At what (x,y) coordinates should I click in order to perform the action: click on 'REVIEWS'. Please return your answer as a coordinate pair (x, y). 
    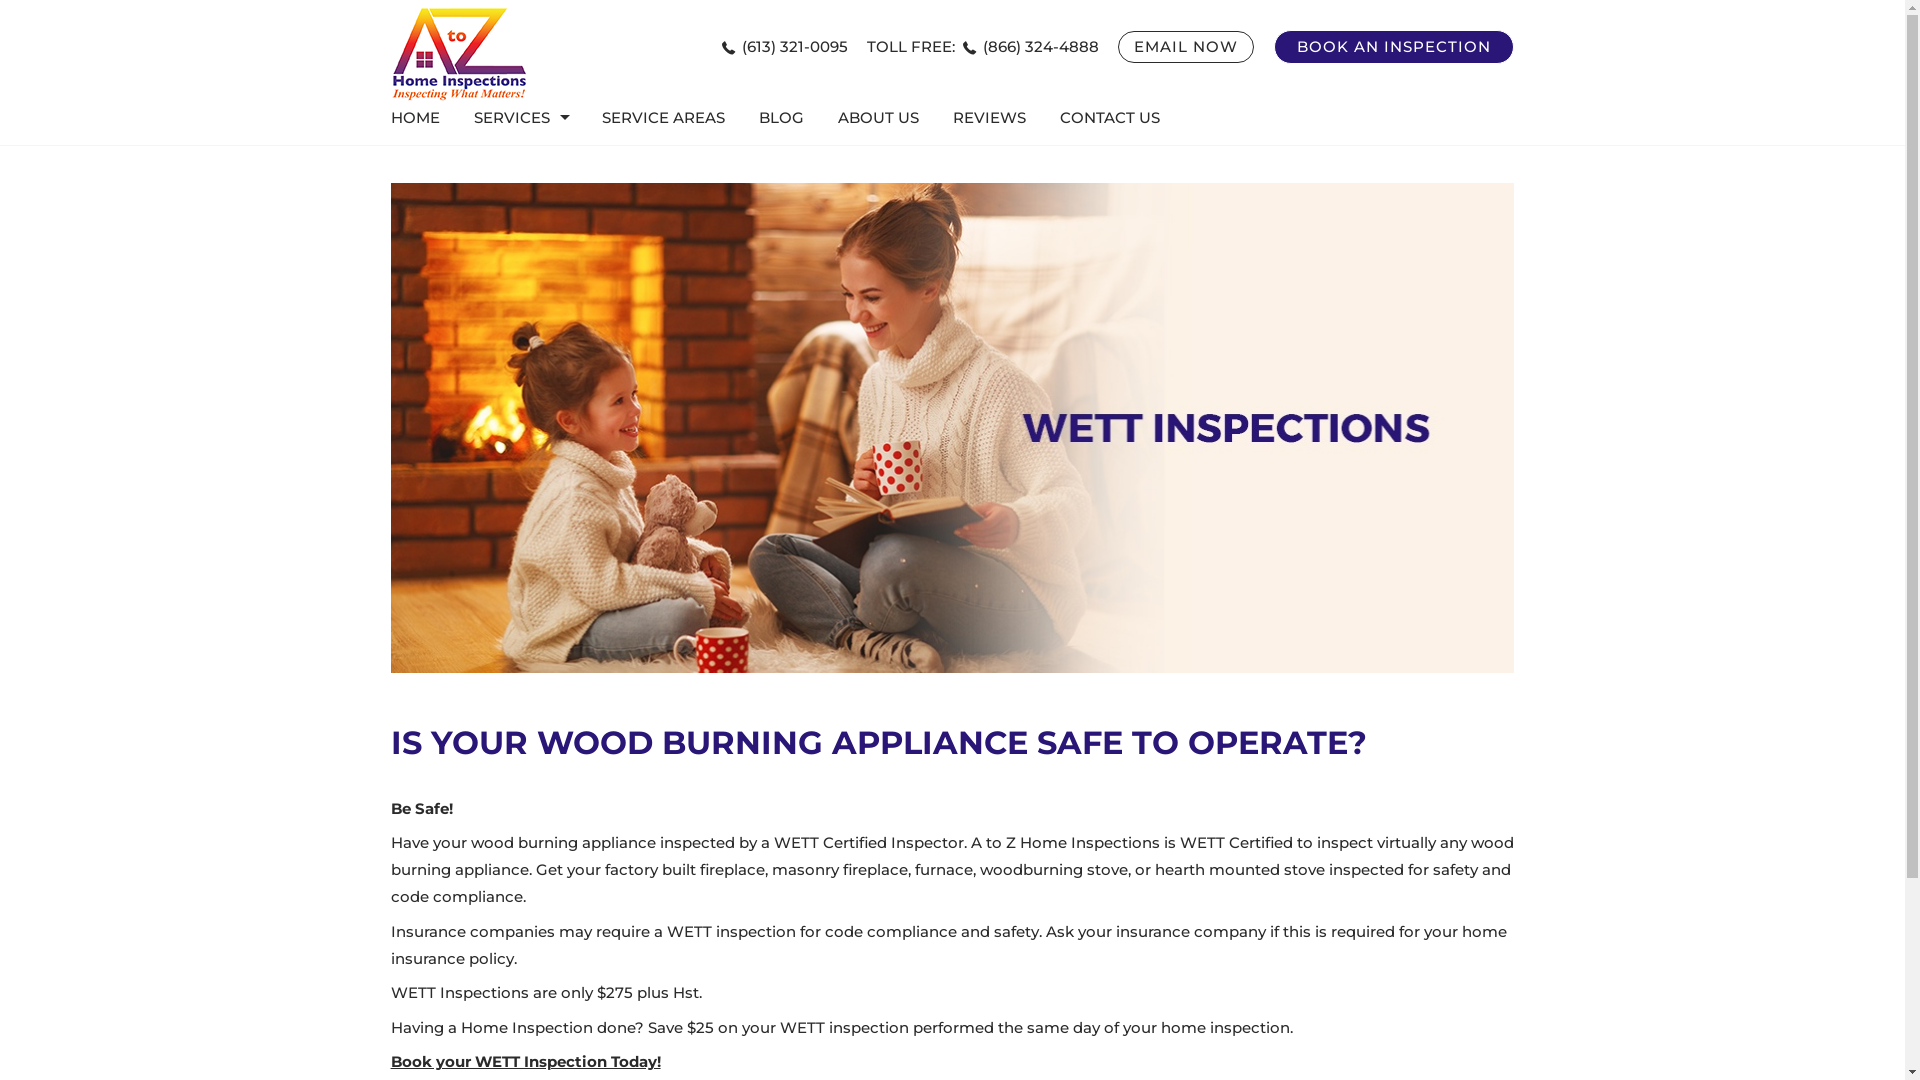
    Looking at the image, I should click on (989, 117).